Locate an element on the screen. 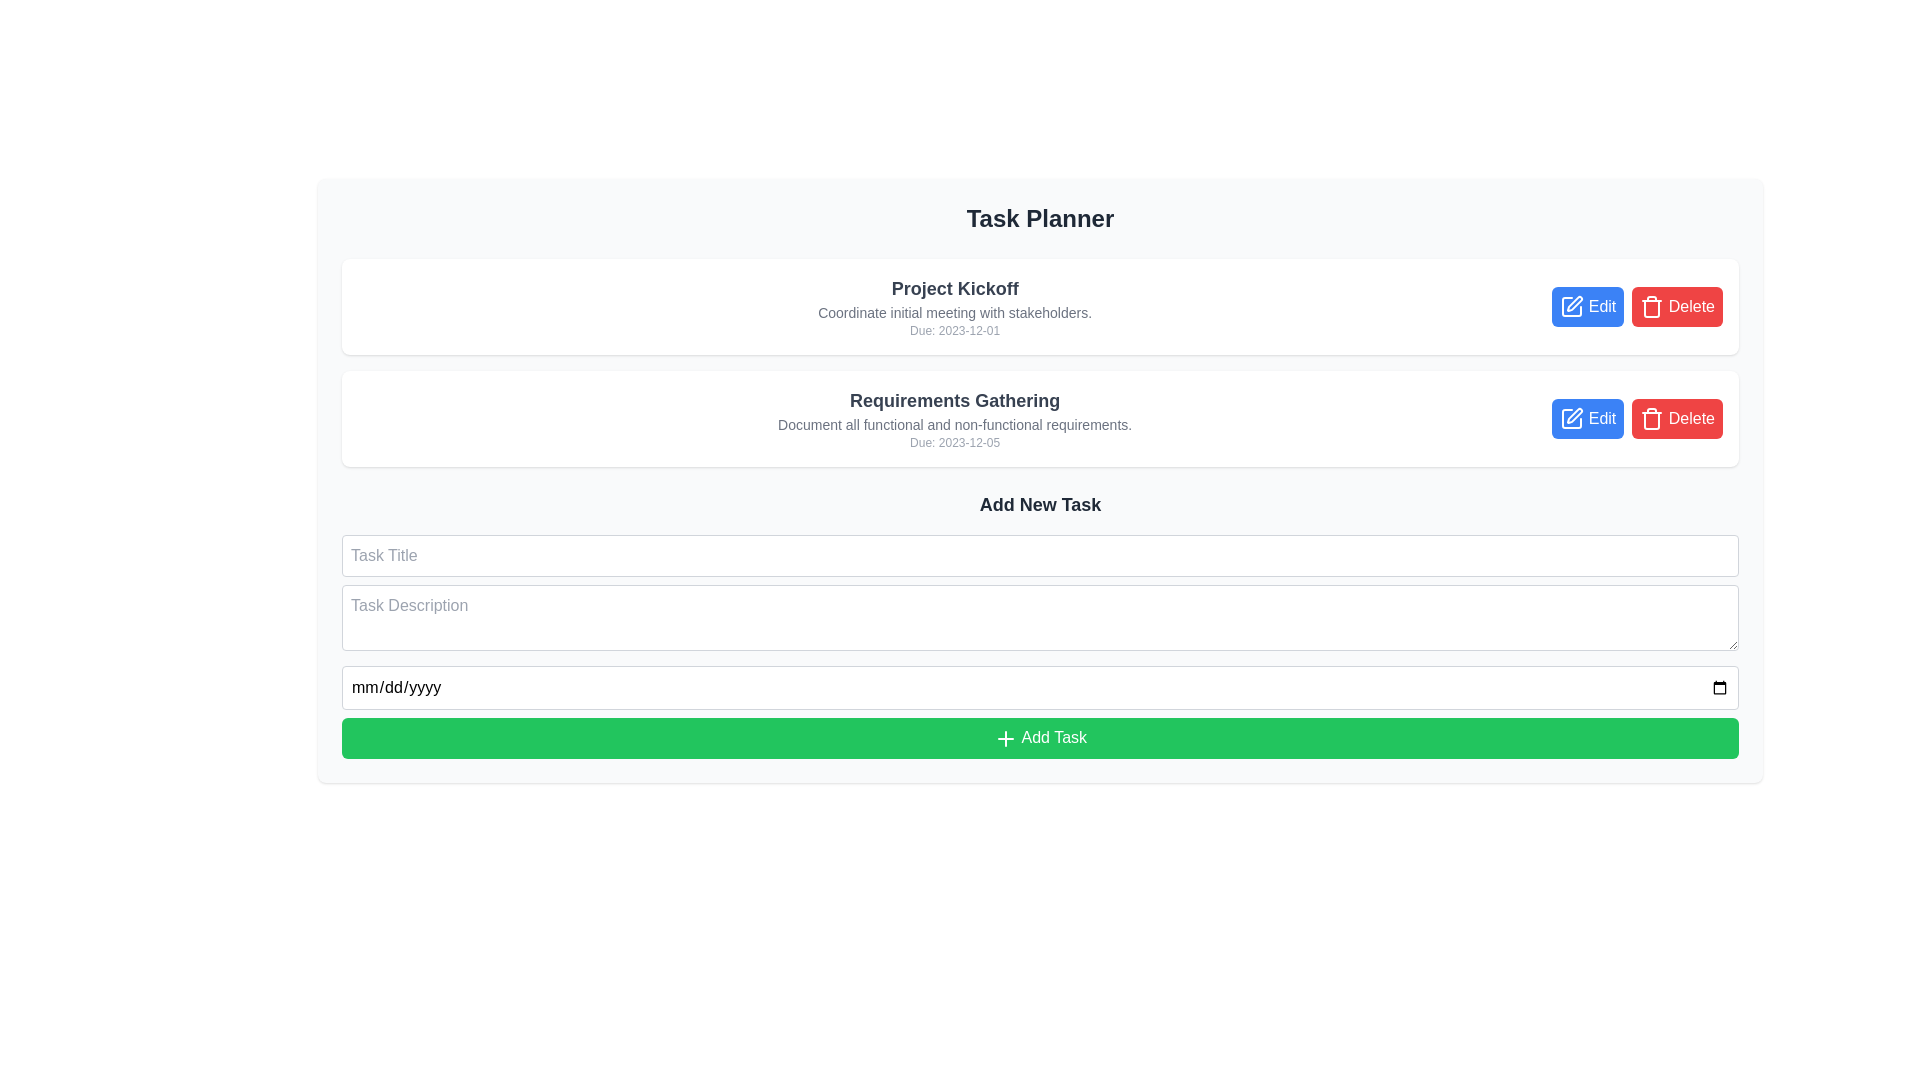  the red 'Delete' button located in the top-right of the task block is located at coordinates (1677, 307).